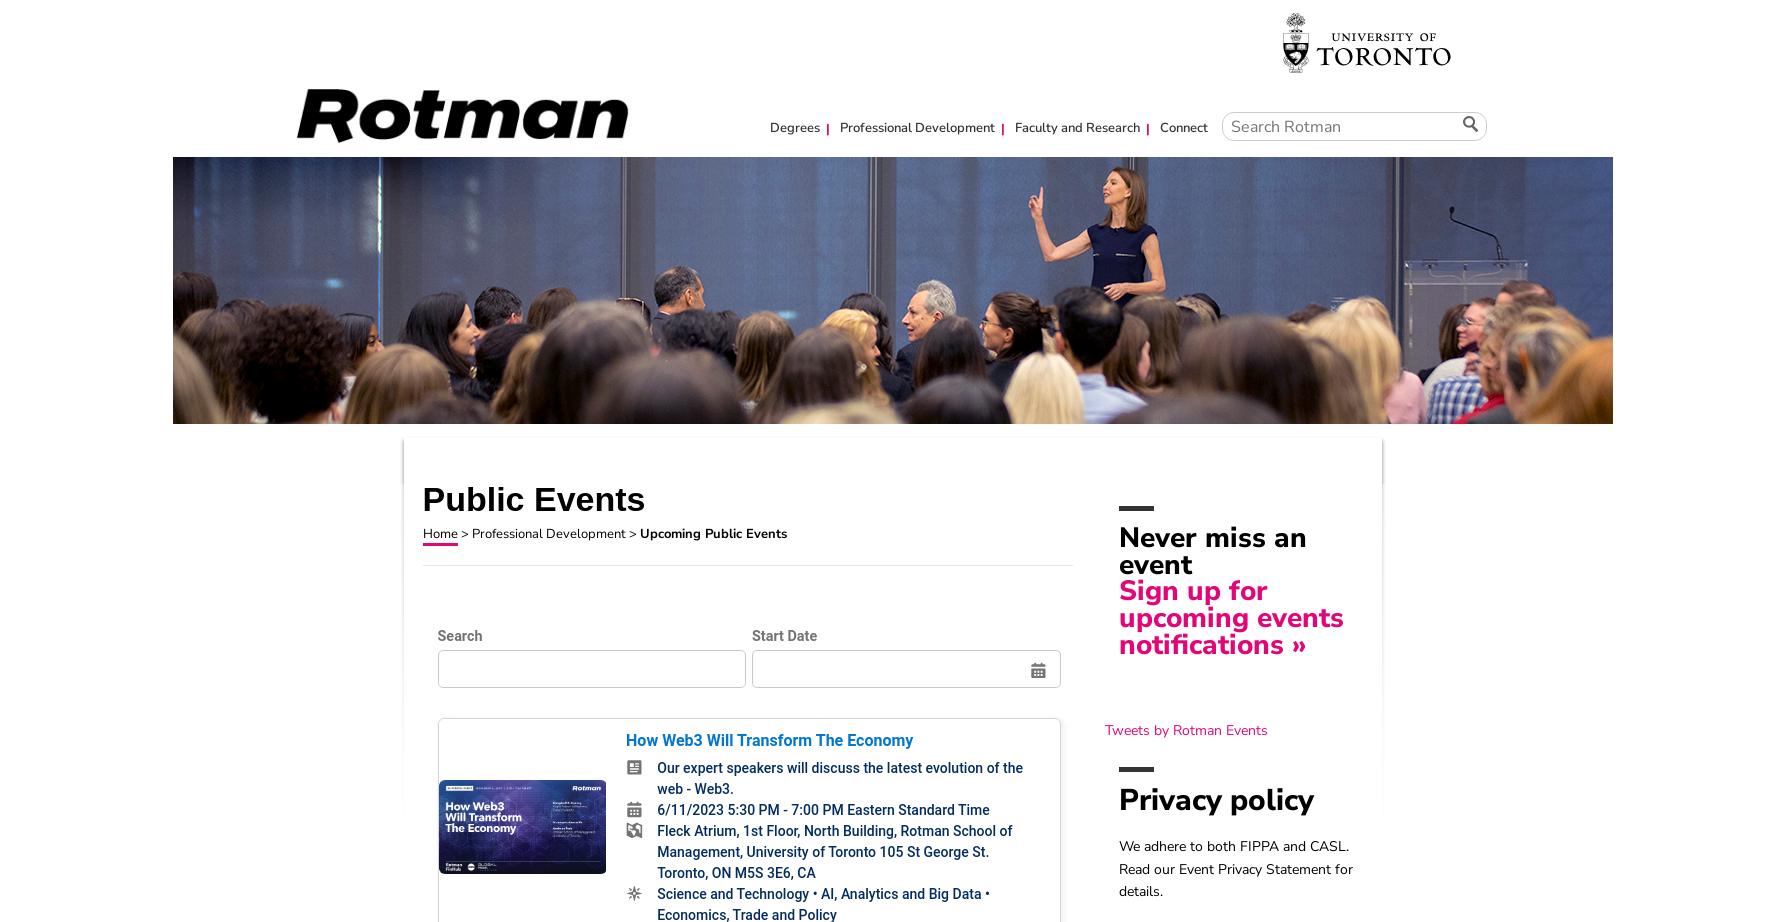 The image size is (1785, 922). I want to click on 'Tweets by Rotman Events', so click(1184, 728).